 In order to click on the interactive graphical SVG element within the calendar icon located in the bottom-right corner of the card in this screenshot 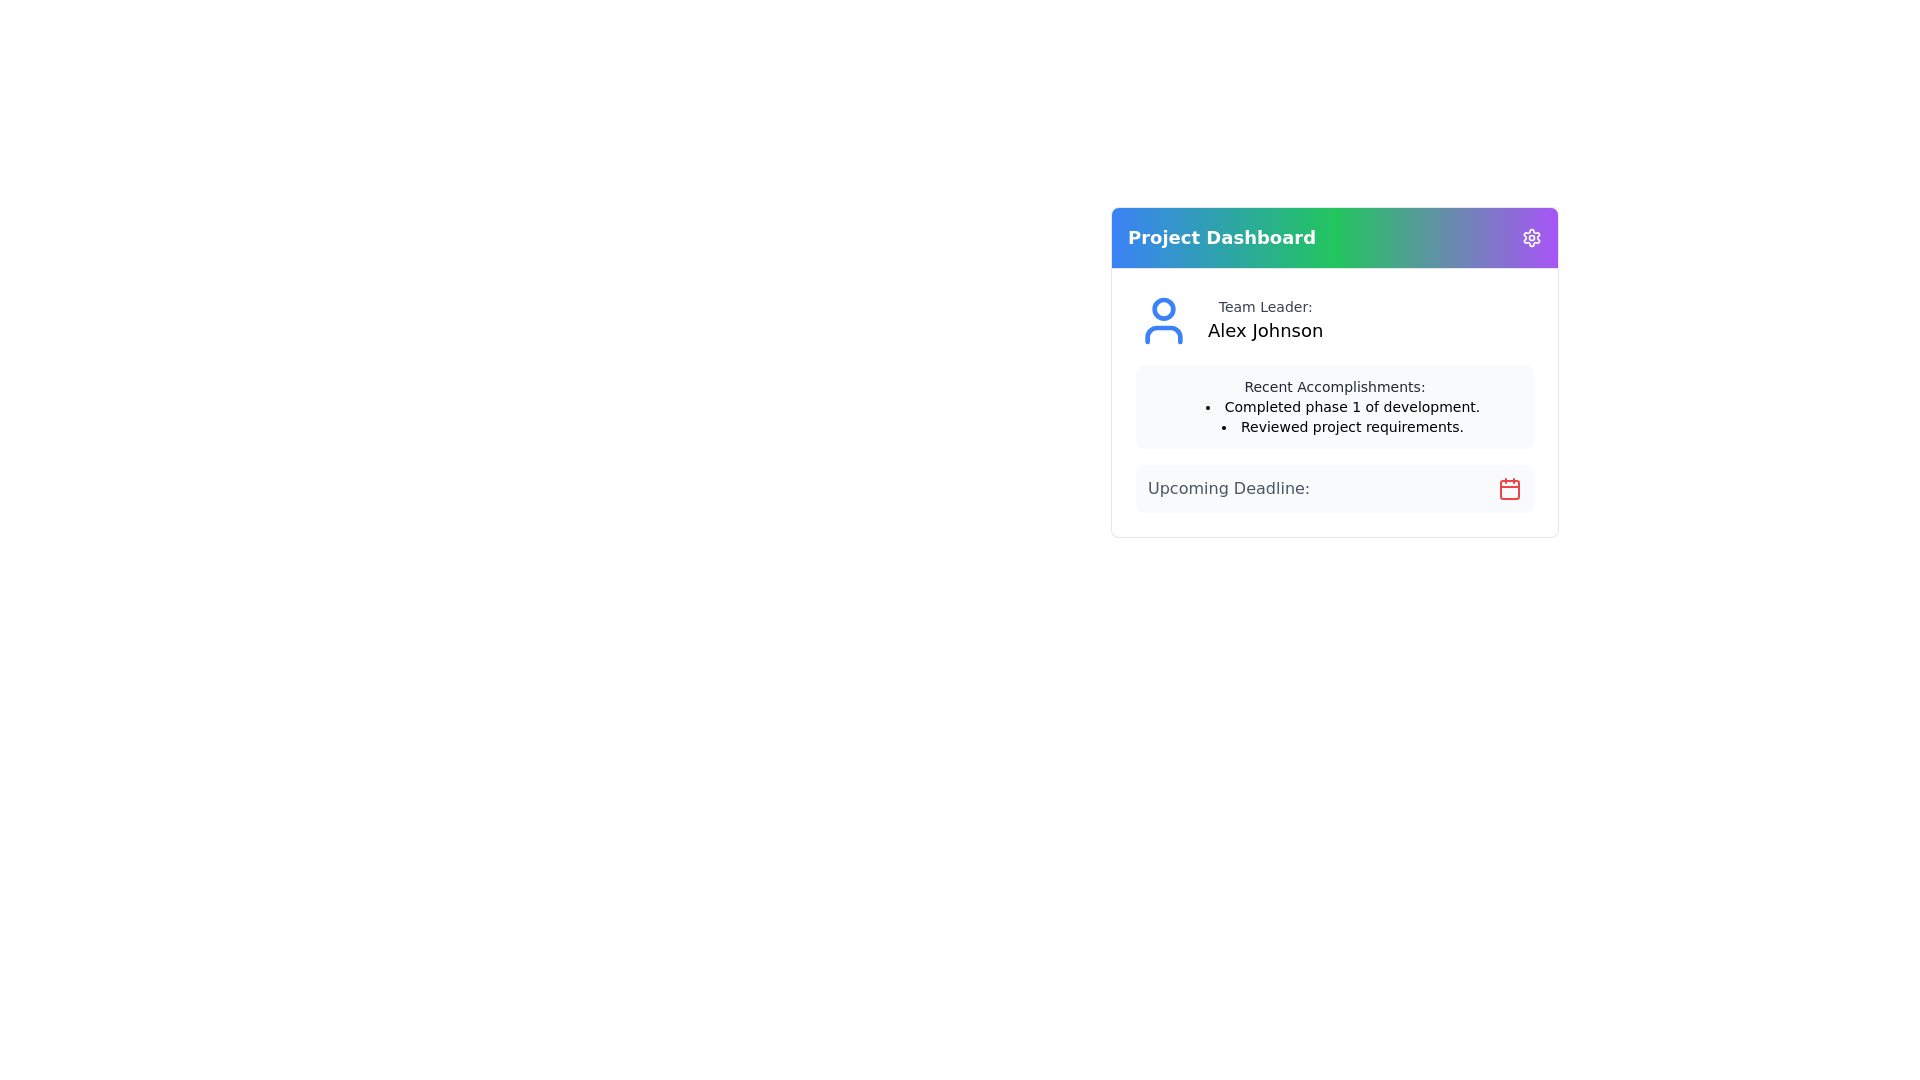, I will do `click(1510, 489)`.